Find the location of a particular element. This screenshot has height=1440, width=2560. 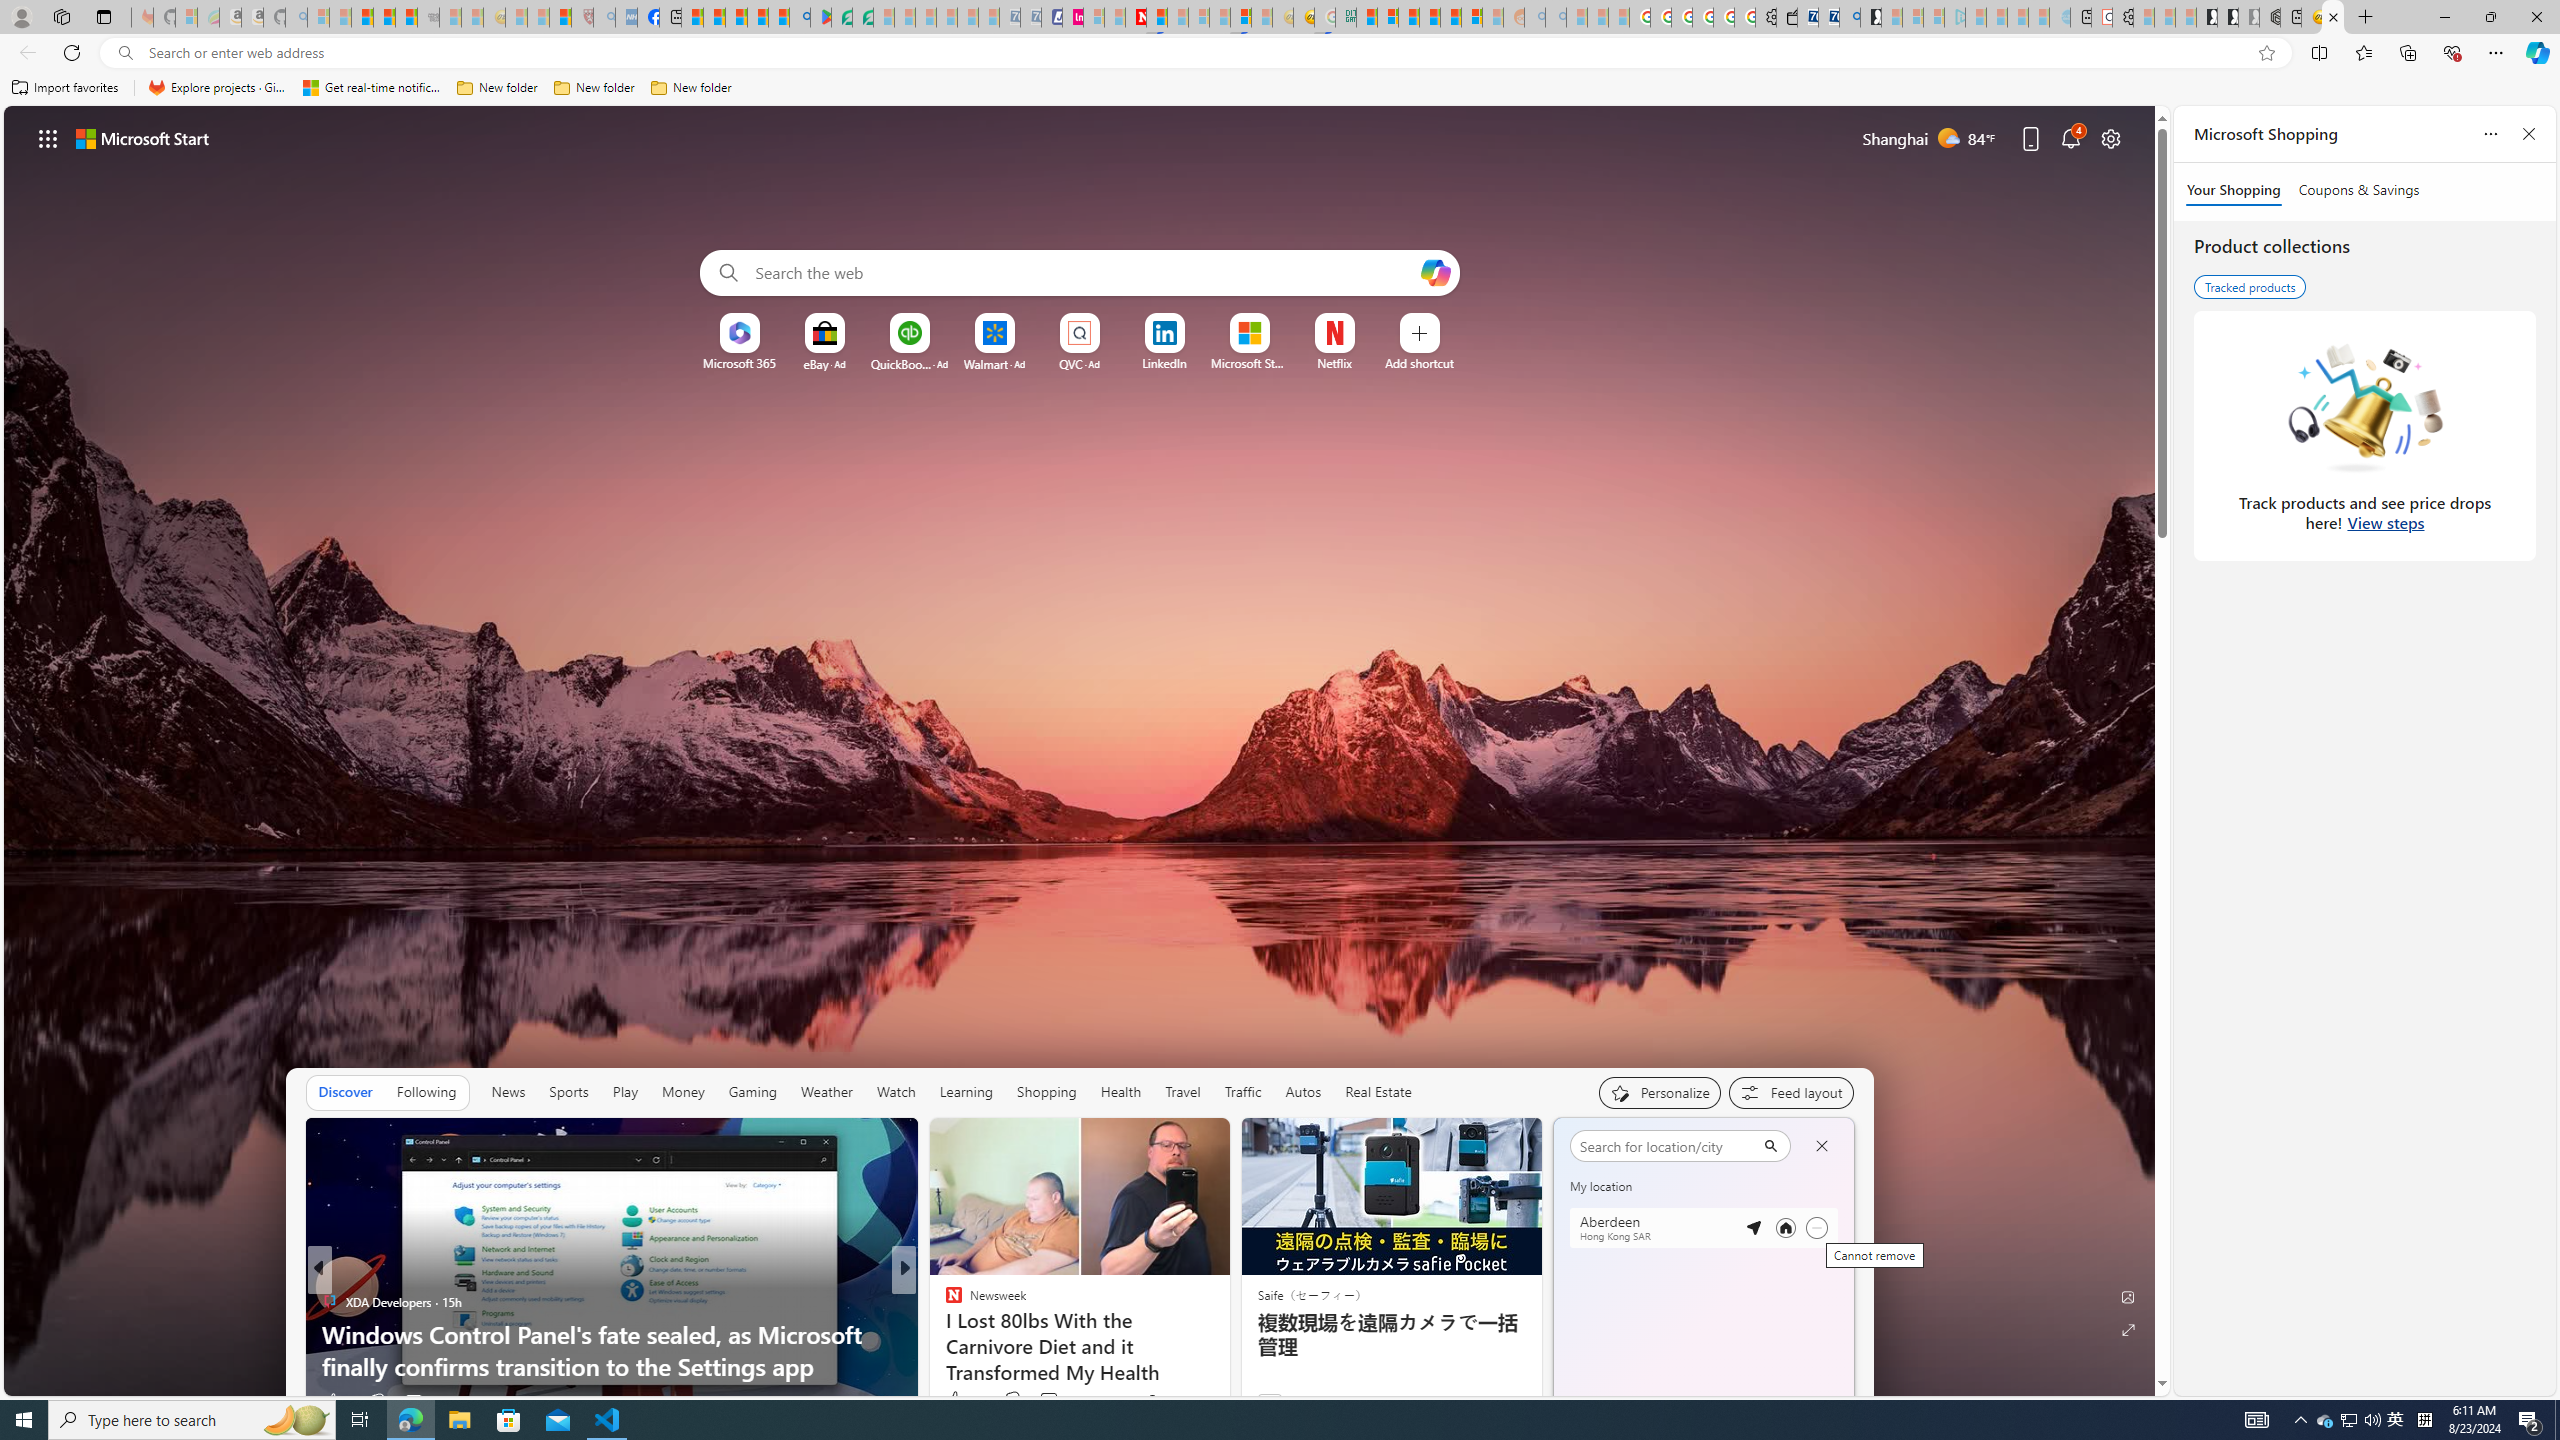

'Detected location' is located at coordinates (1752, 1228).